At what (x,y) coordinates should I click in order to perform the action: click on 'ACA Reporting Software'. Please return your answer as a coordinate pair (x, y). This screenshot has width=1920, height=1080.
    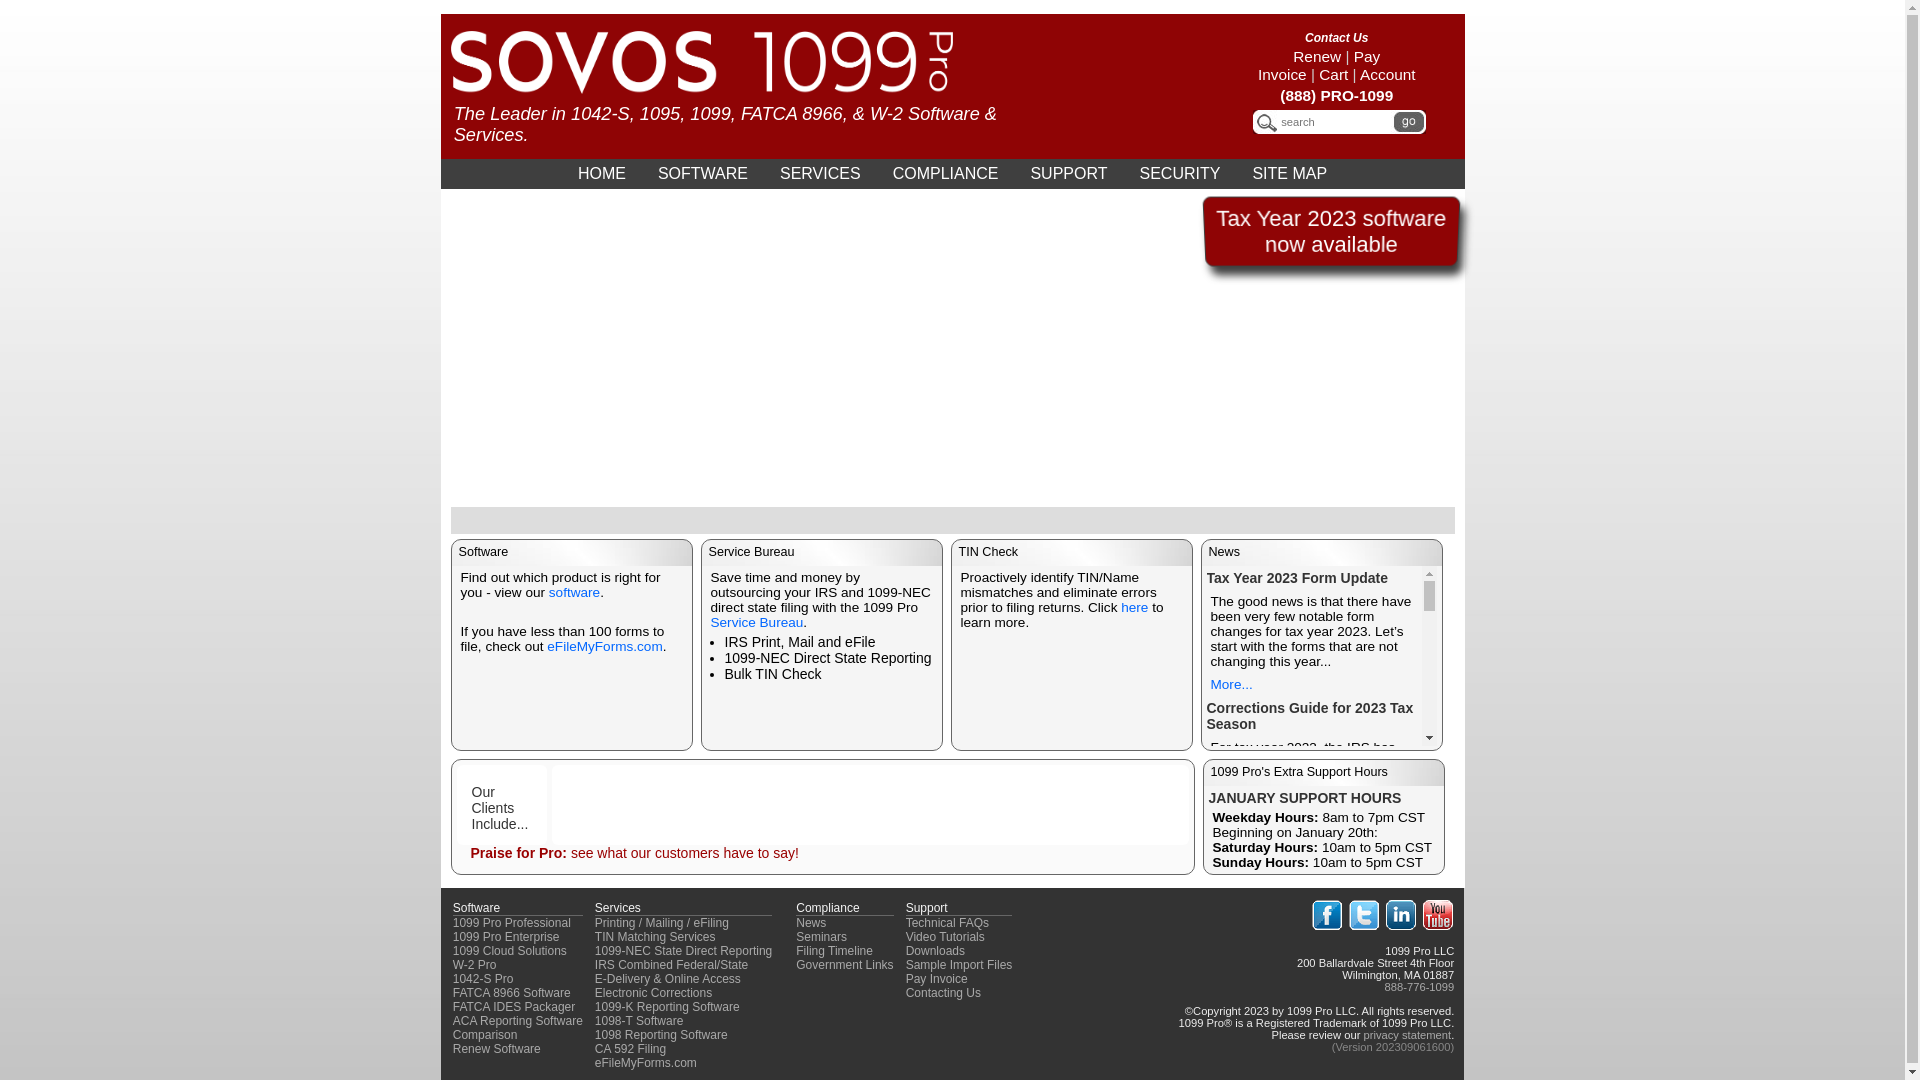
    Looking at the image, I should click on (518, 1021).